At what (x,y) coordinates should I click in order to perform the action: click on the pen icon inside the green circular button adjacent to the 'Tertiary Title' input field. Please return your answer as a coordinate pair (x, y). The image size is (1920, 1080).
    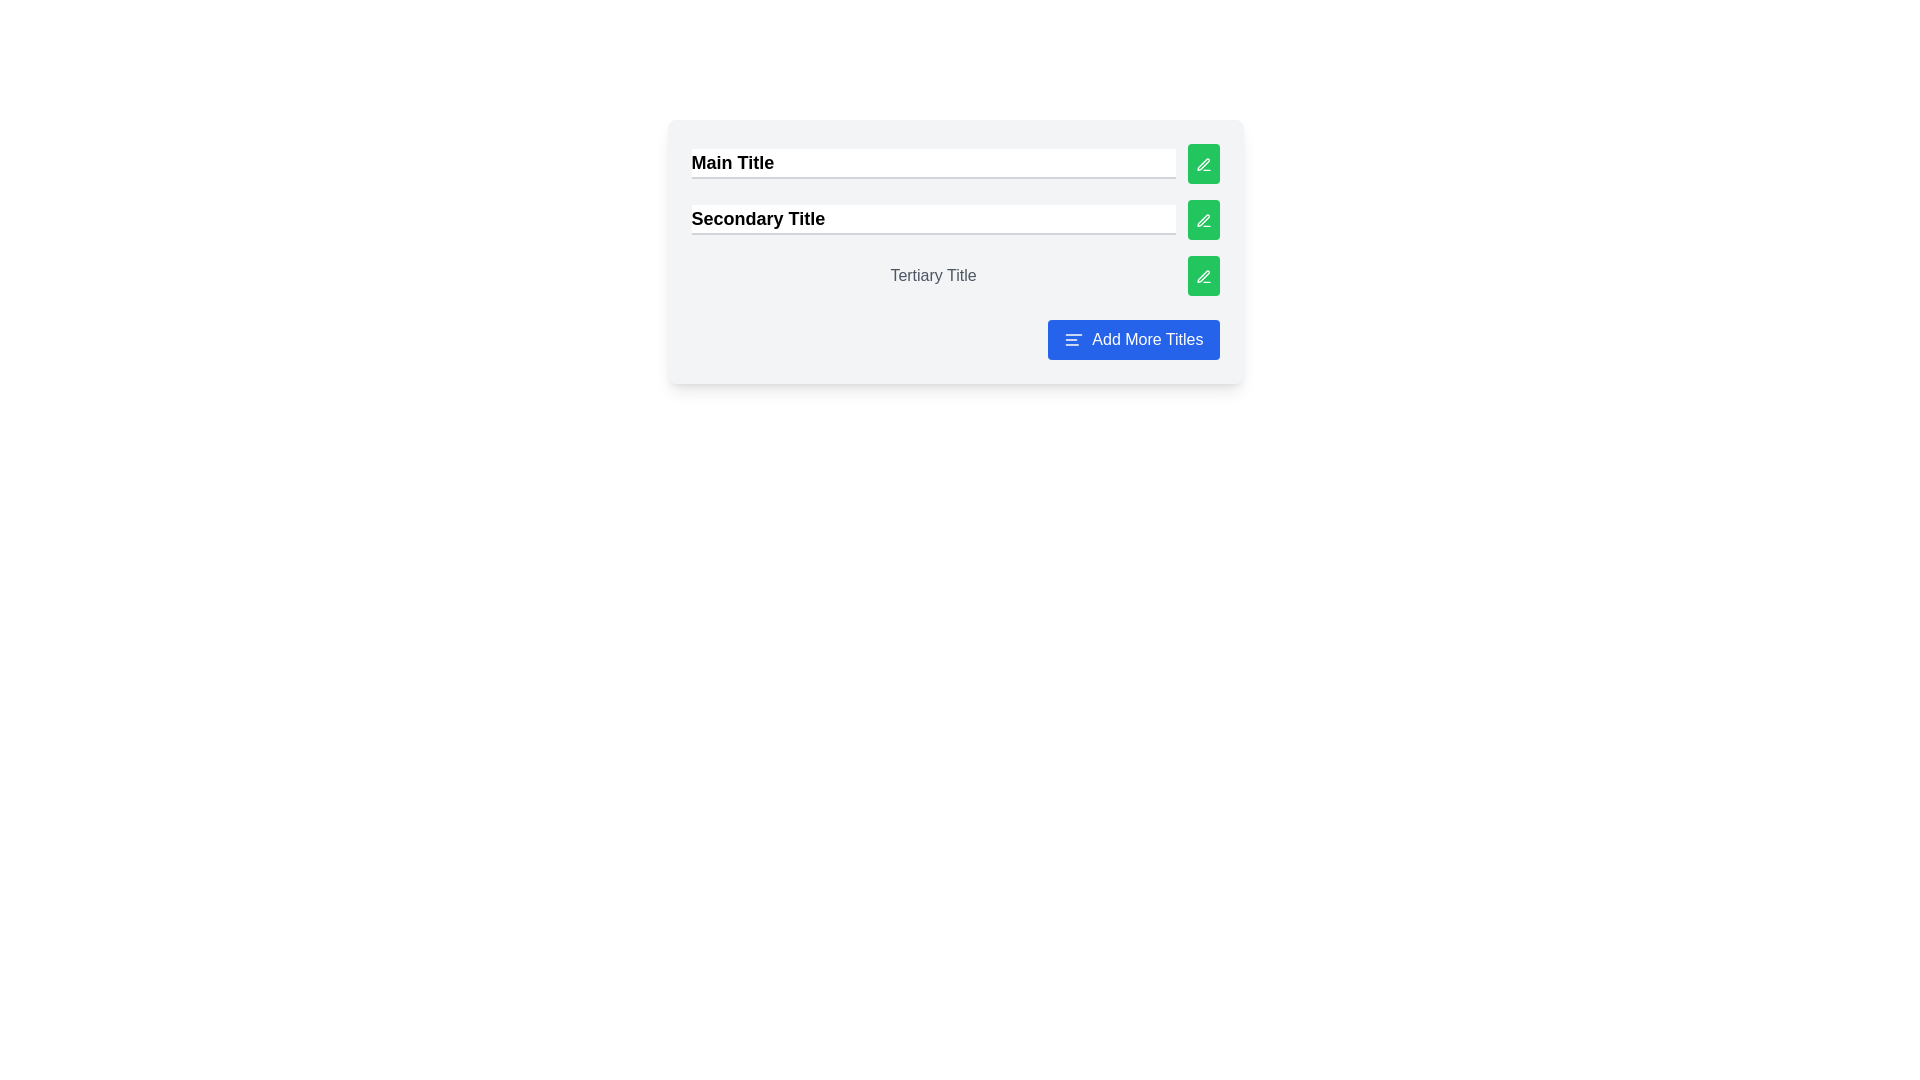
    Looking at the image, I should click on (1202, 276).